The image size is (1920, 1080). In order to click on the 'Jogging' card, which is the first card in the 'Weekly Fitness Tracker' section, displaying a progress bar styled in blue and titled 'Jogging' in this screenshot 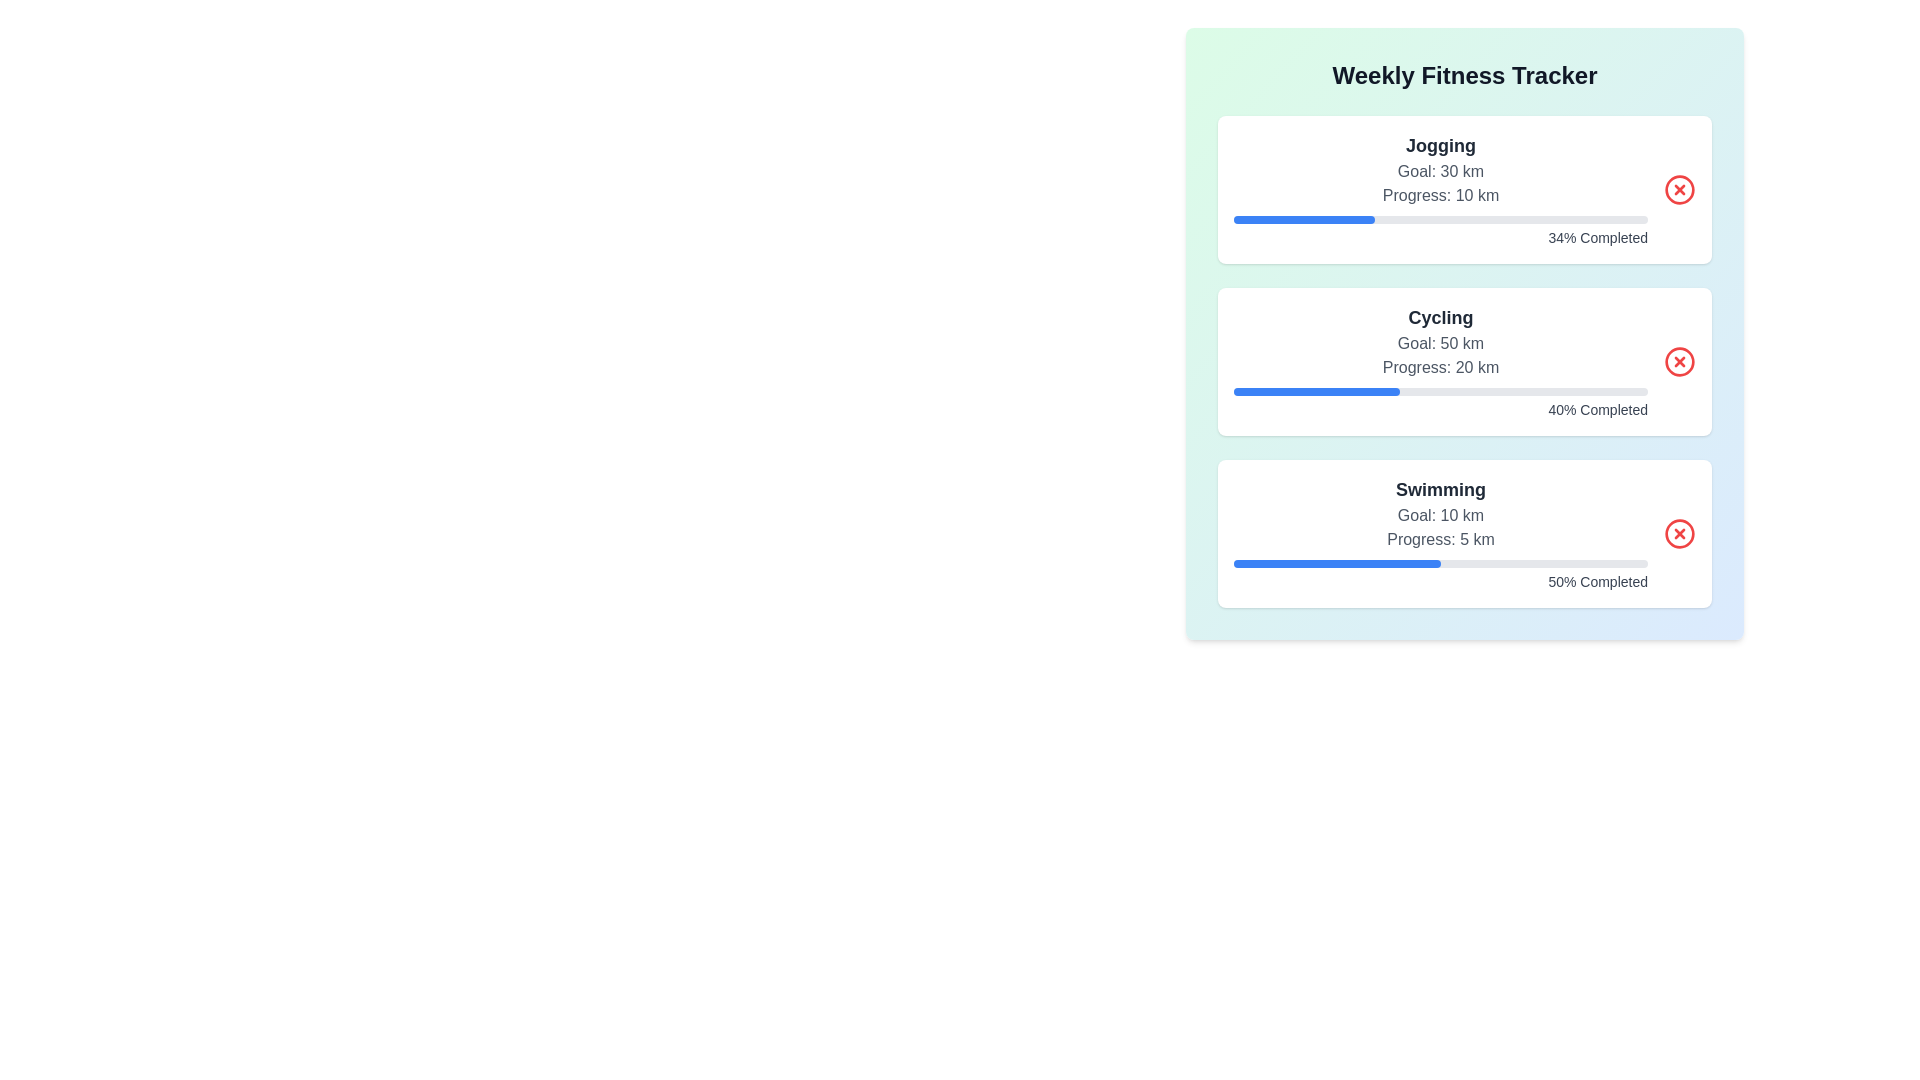, I will do `click(1464, 189)`.